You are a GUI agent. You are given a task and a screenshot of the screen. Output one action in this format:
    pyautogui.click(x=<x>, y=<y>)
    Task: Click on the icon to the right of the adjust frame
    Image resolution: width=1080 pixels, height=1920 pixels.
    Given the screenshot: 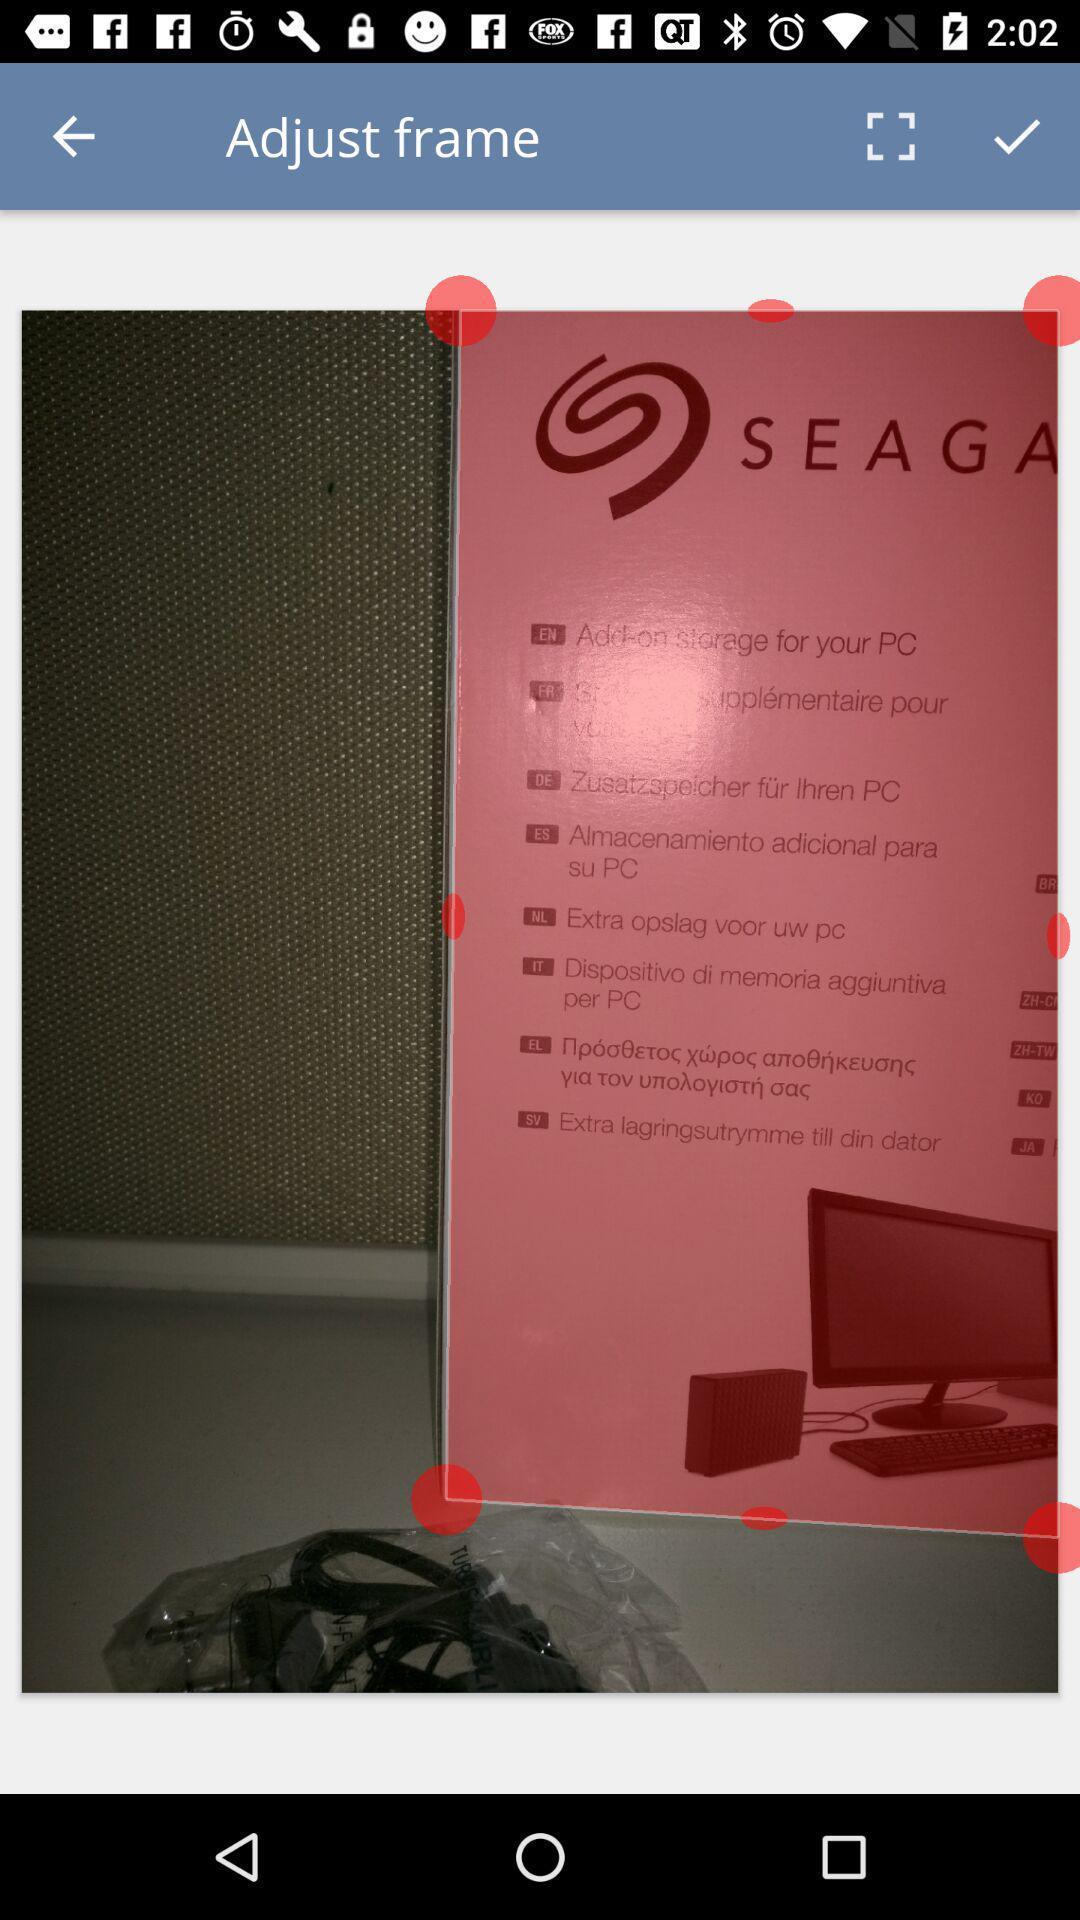 What is the action you would take?
    pyautogui.click(x=890, y=135)
    